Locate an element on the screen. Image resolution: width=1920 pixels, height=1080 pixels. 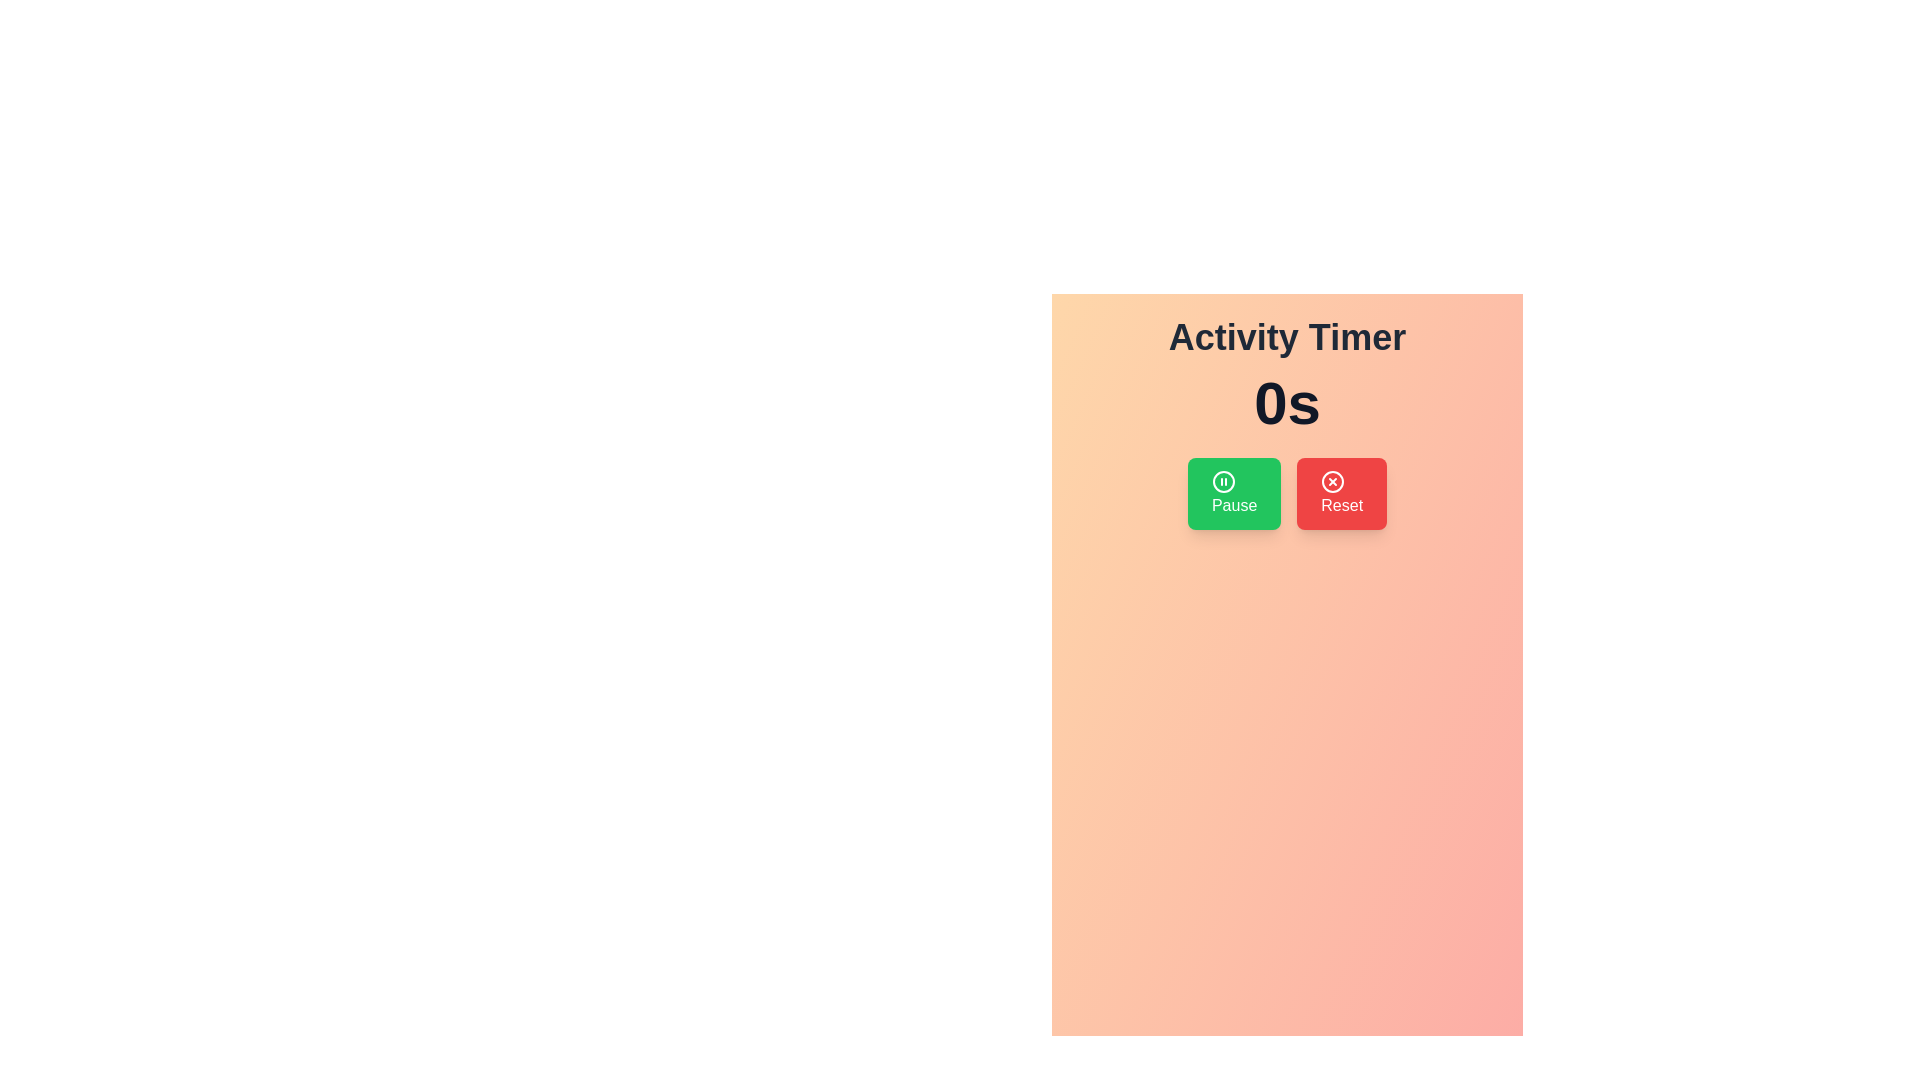
the circular SVG graphic located within the green 'Pause' button at the center of the button is located at coordinates (1223, 482).